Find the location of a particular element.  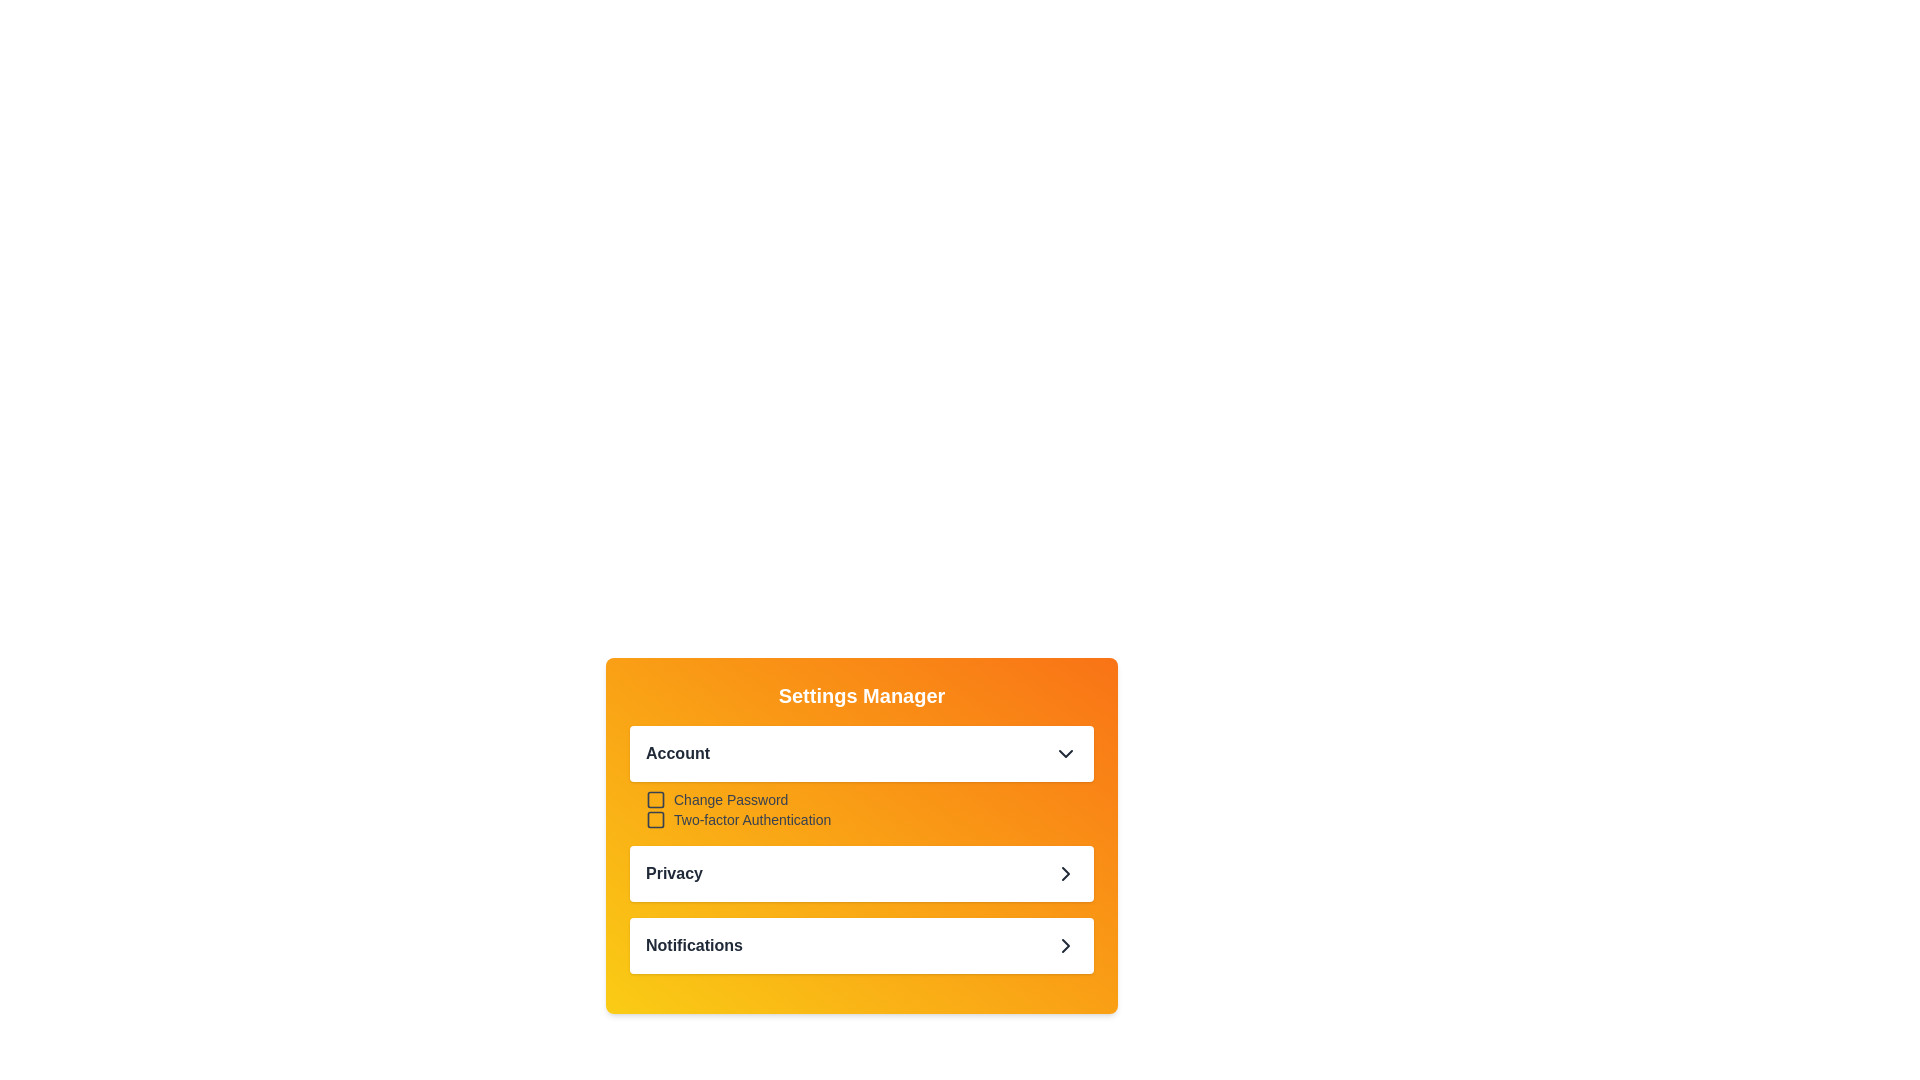

the navigation icon located to the right of the 'Privacy' list item in the settings menu is located at coordinates (1064, 873).